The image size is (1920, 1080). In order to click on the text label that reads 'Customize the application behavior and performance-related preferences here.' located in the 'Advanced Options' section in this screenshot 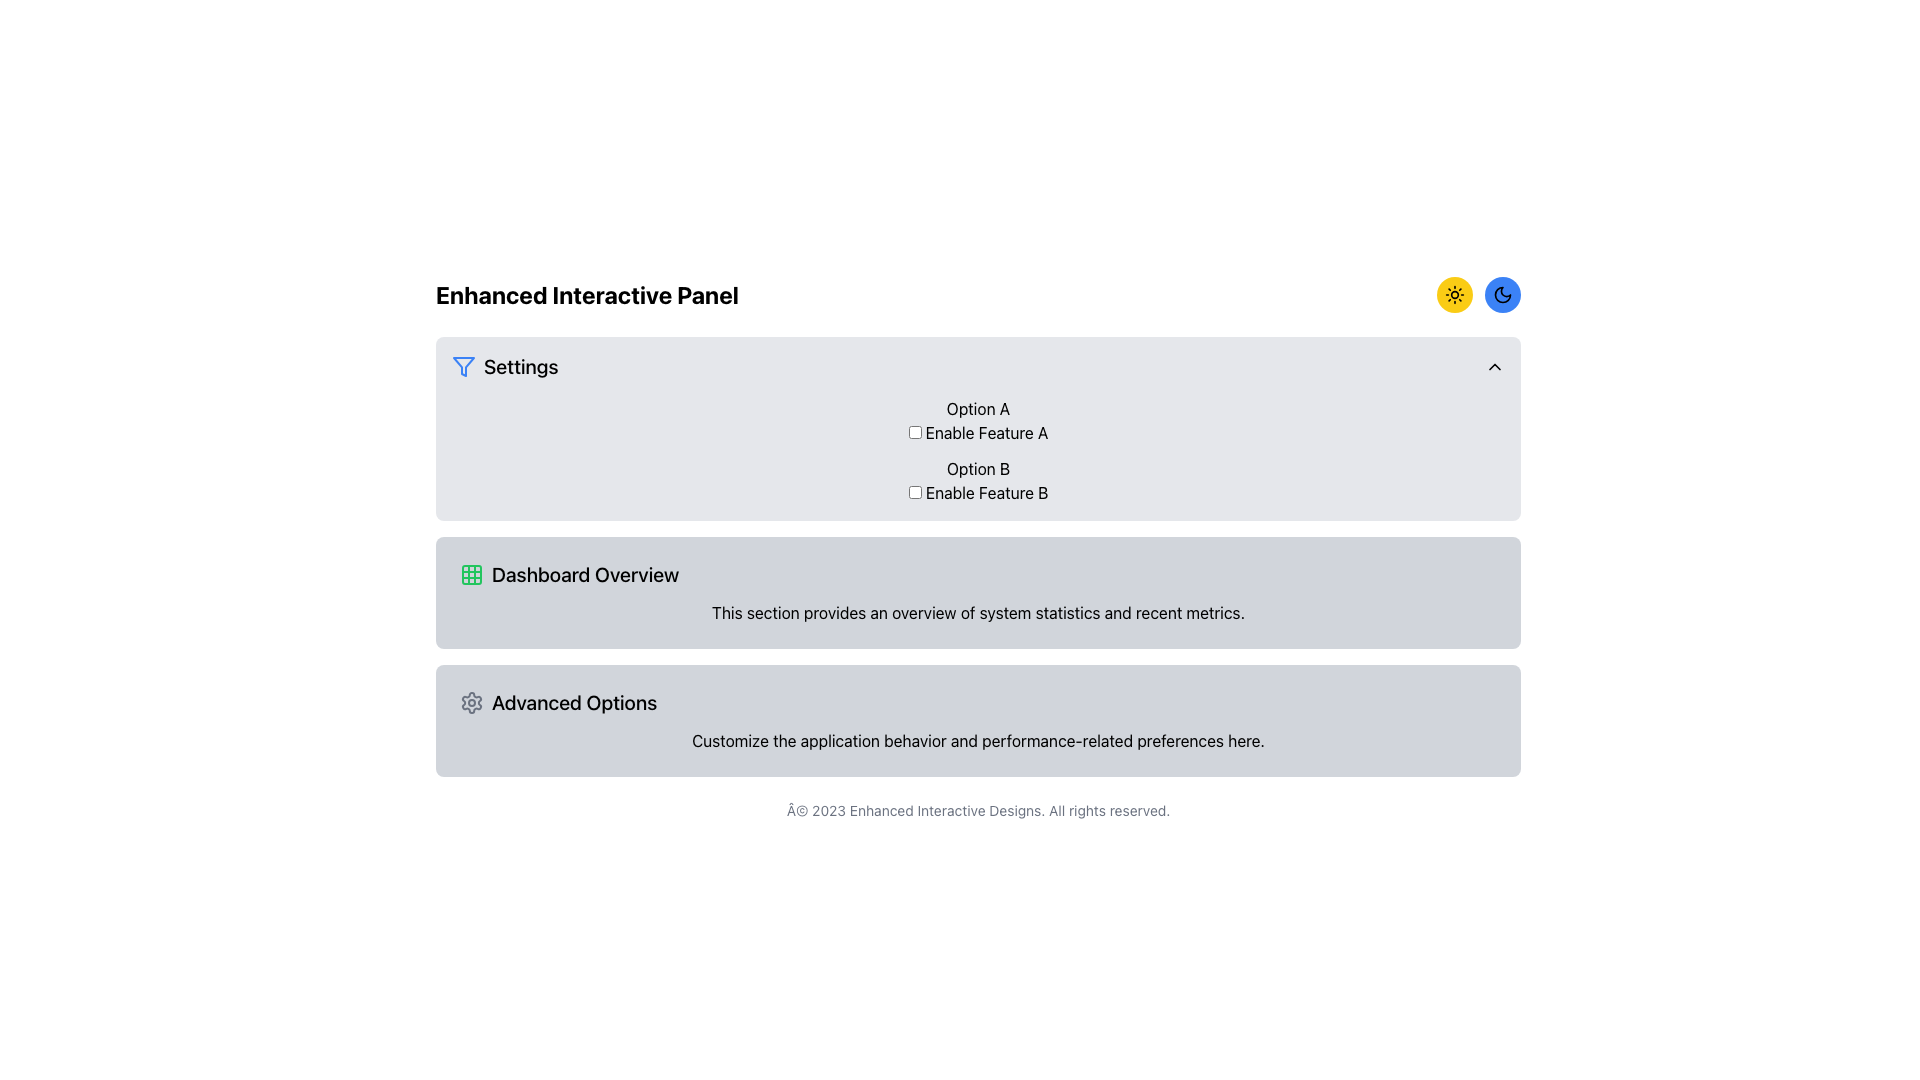, I will do `click(978, 740)`.